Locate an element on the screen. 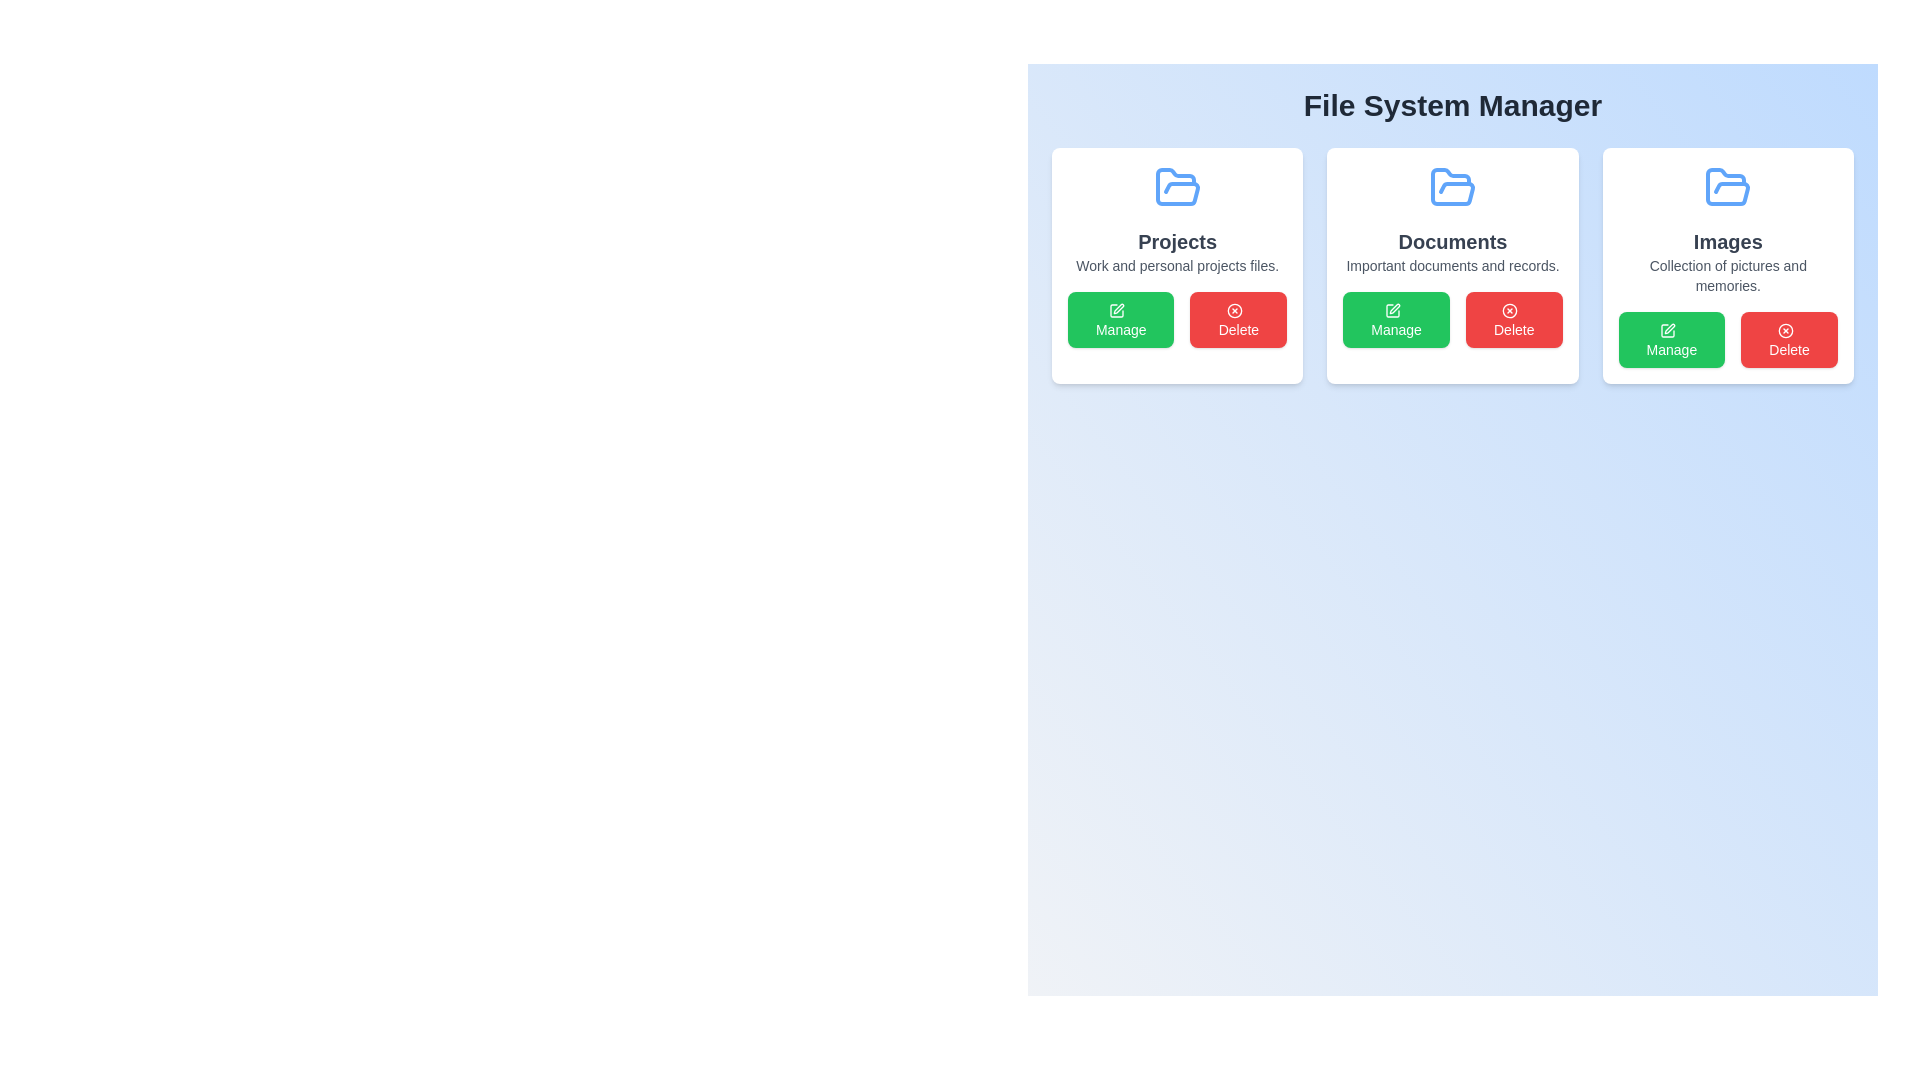  the Folder icon representing 'Documents' located in the second card from the left, centered at the top of the card is located at coordinates (1453, 186).